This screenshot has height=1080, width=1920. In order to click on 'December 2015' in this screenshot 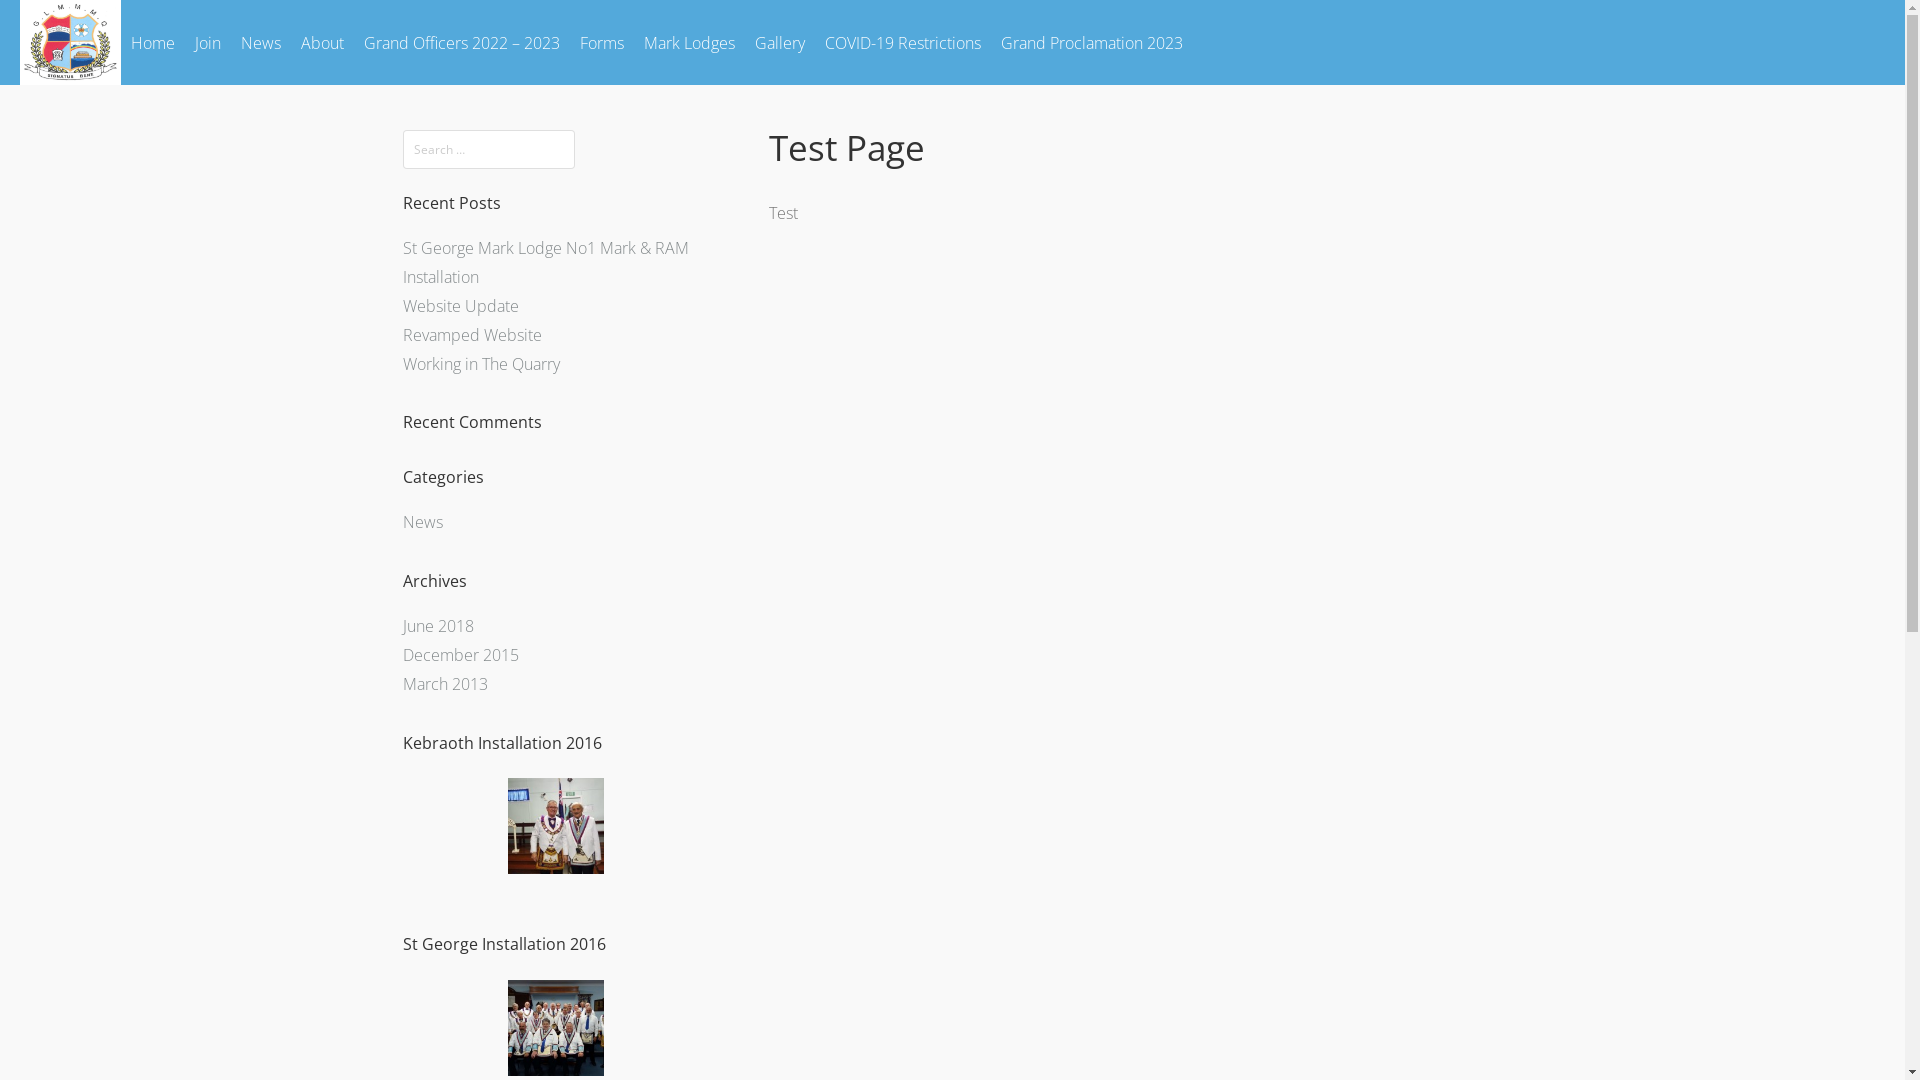, I will do `click(459, 655)`.